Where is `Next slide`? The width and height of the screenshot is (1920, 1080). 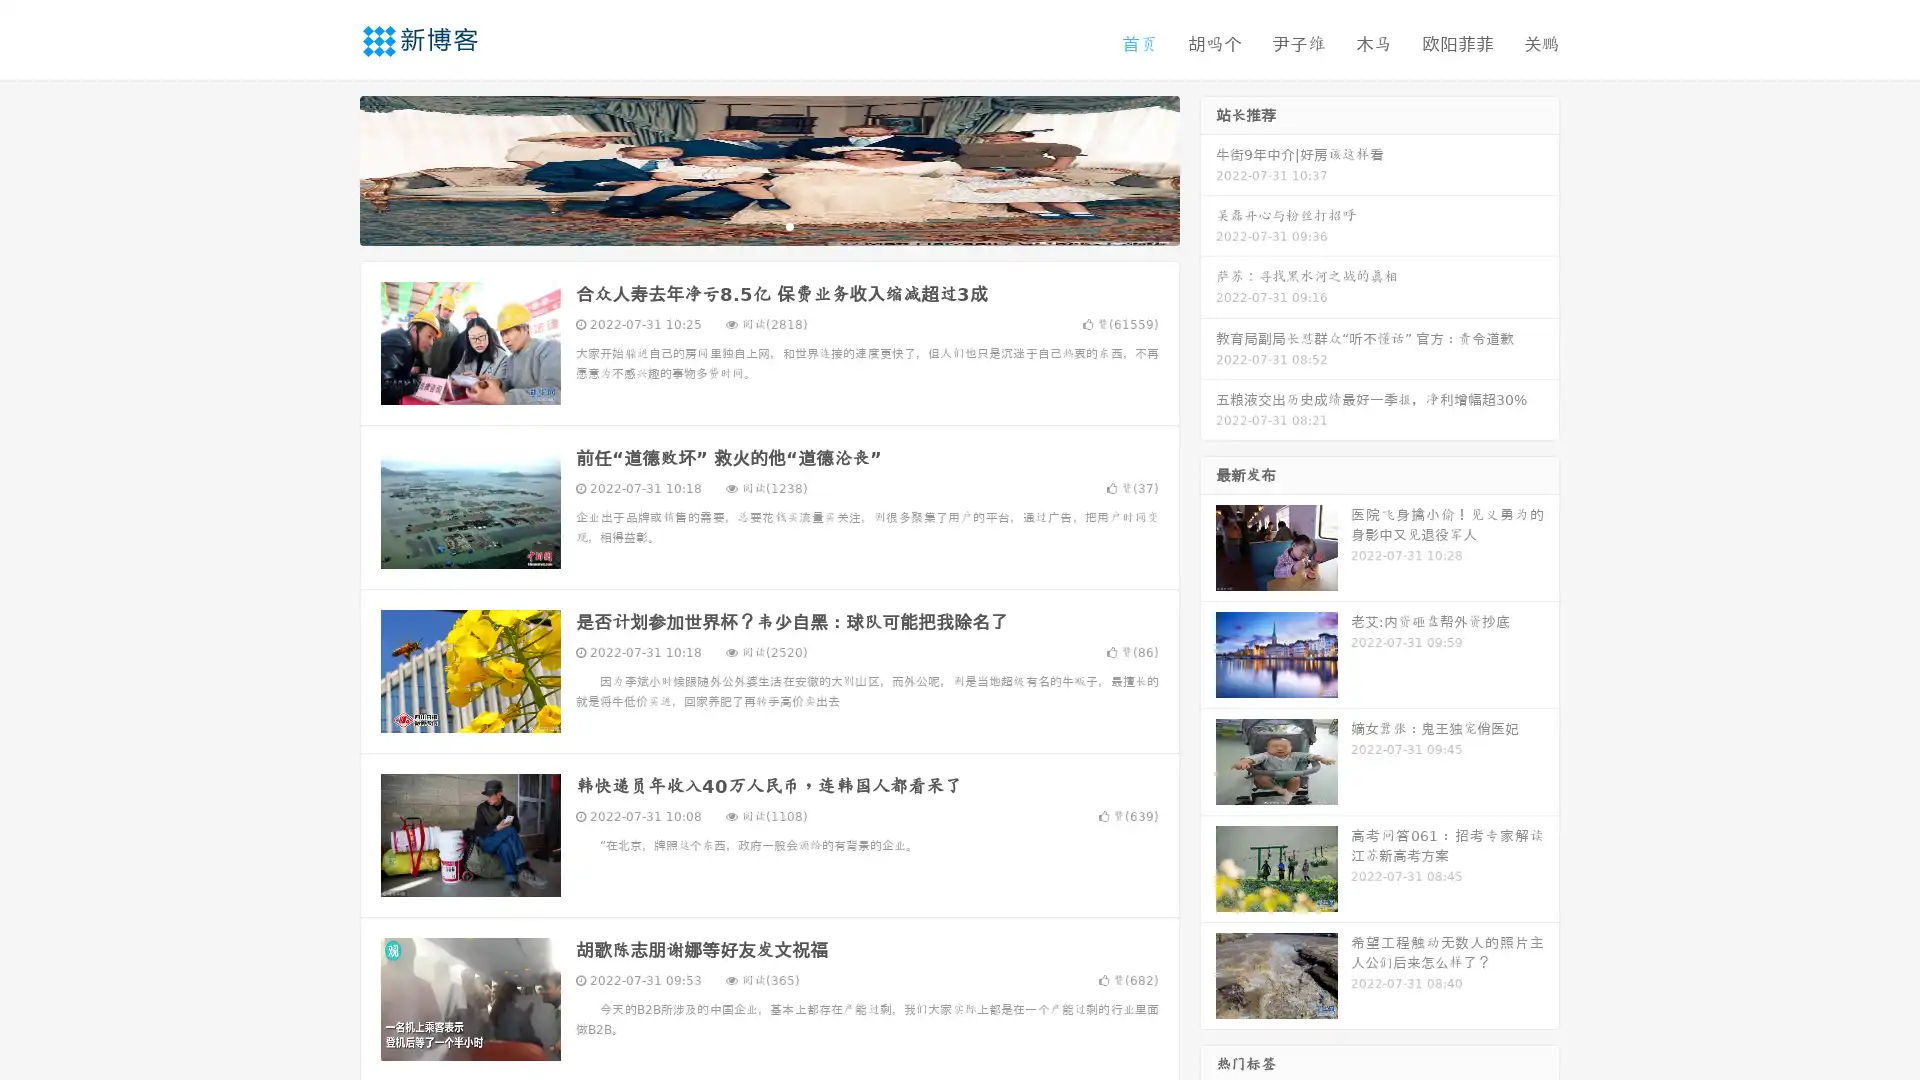 Next slide is located at coordinates (1208, 168).